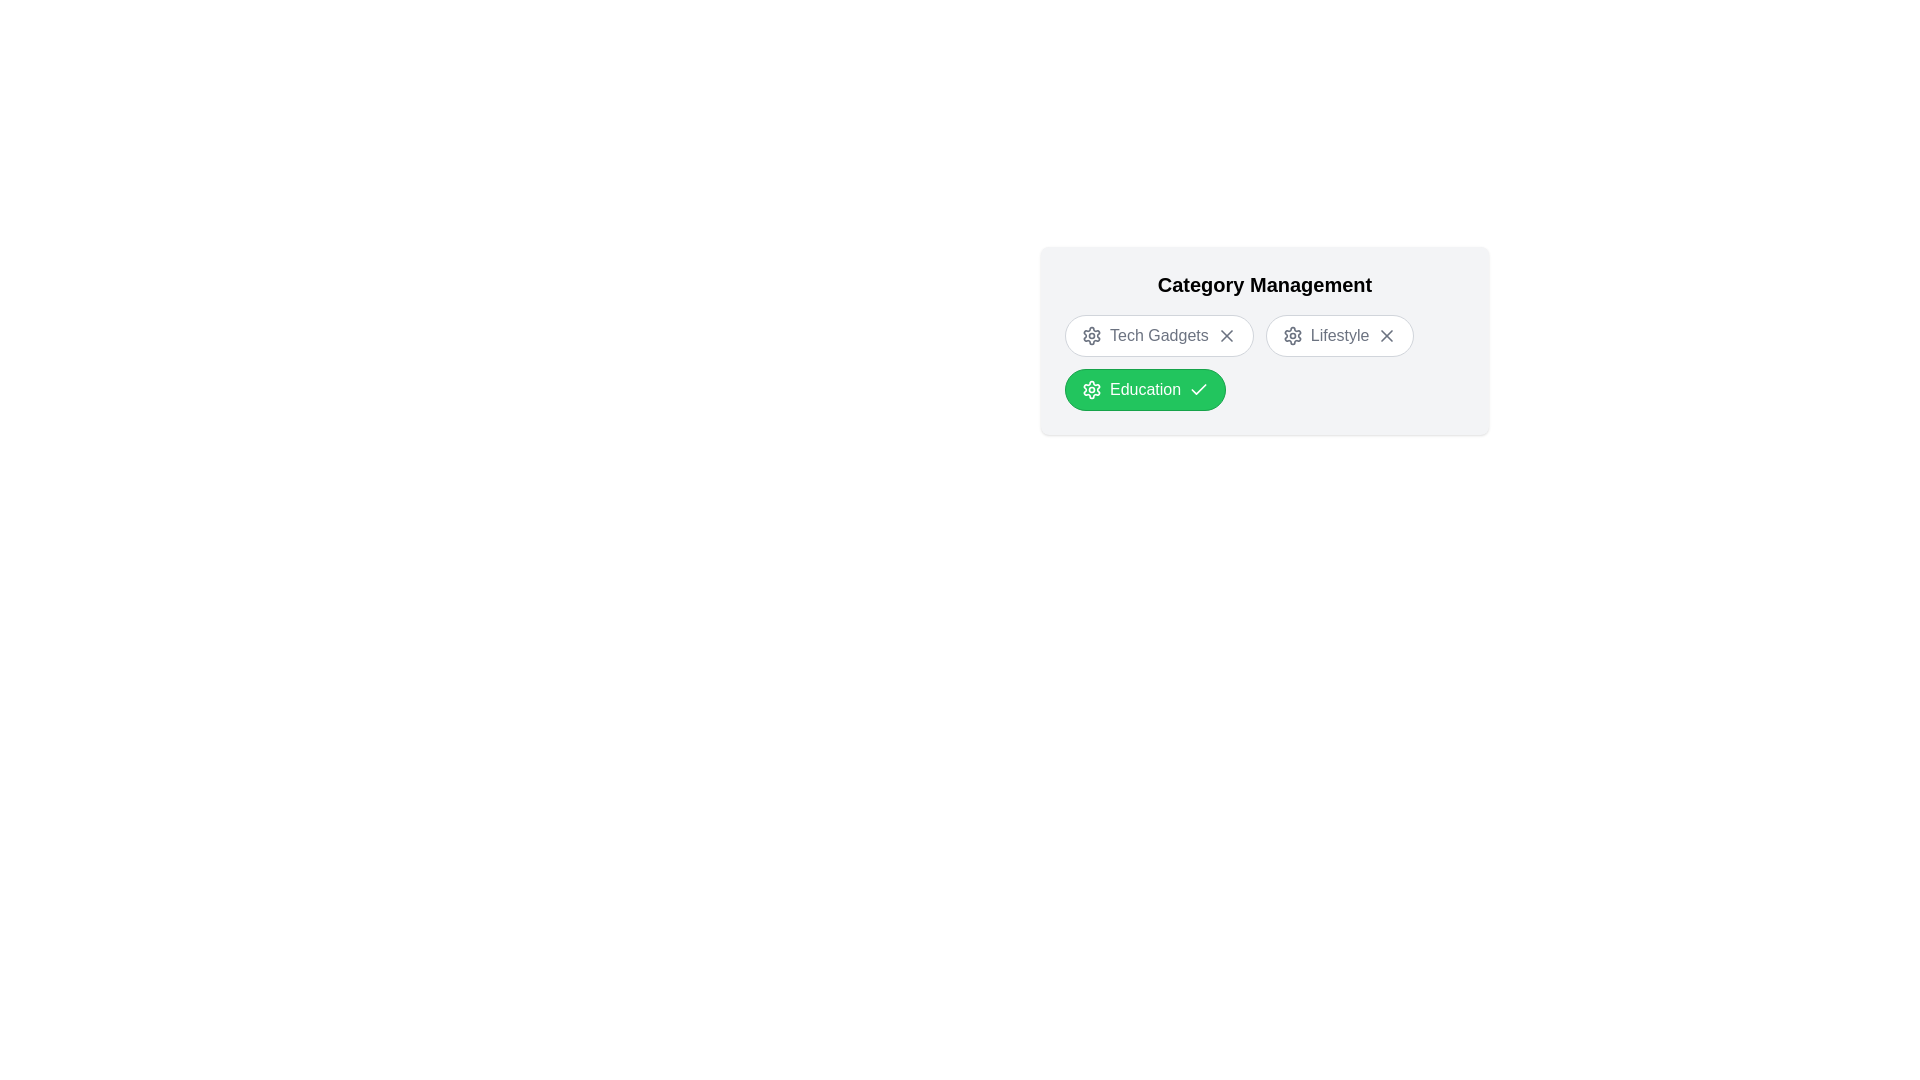 The width and height of the screenshot is (1920, 1080). What do you see at coordinates (1158, 334) in the screenshot?
I see `the 'Tech Gadgets' chip to toggle its activation state` at bounding box center [1158, 334].